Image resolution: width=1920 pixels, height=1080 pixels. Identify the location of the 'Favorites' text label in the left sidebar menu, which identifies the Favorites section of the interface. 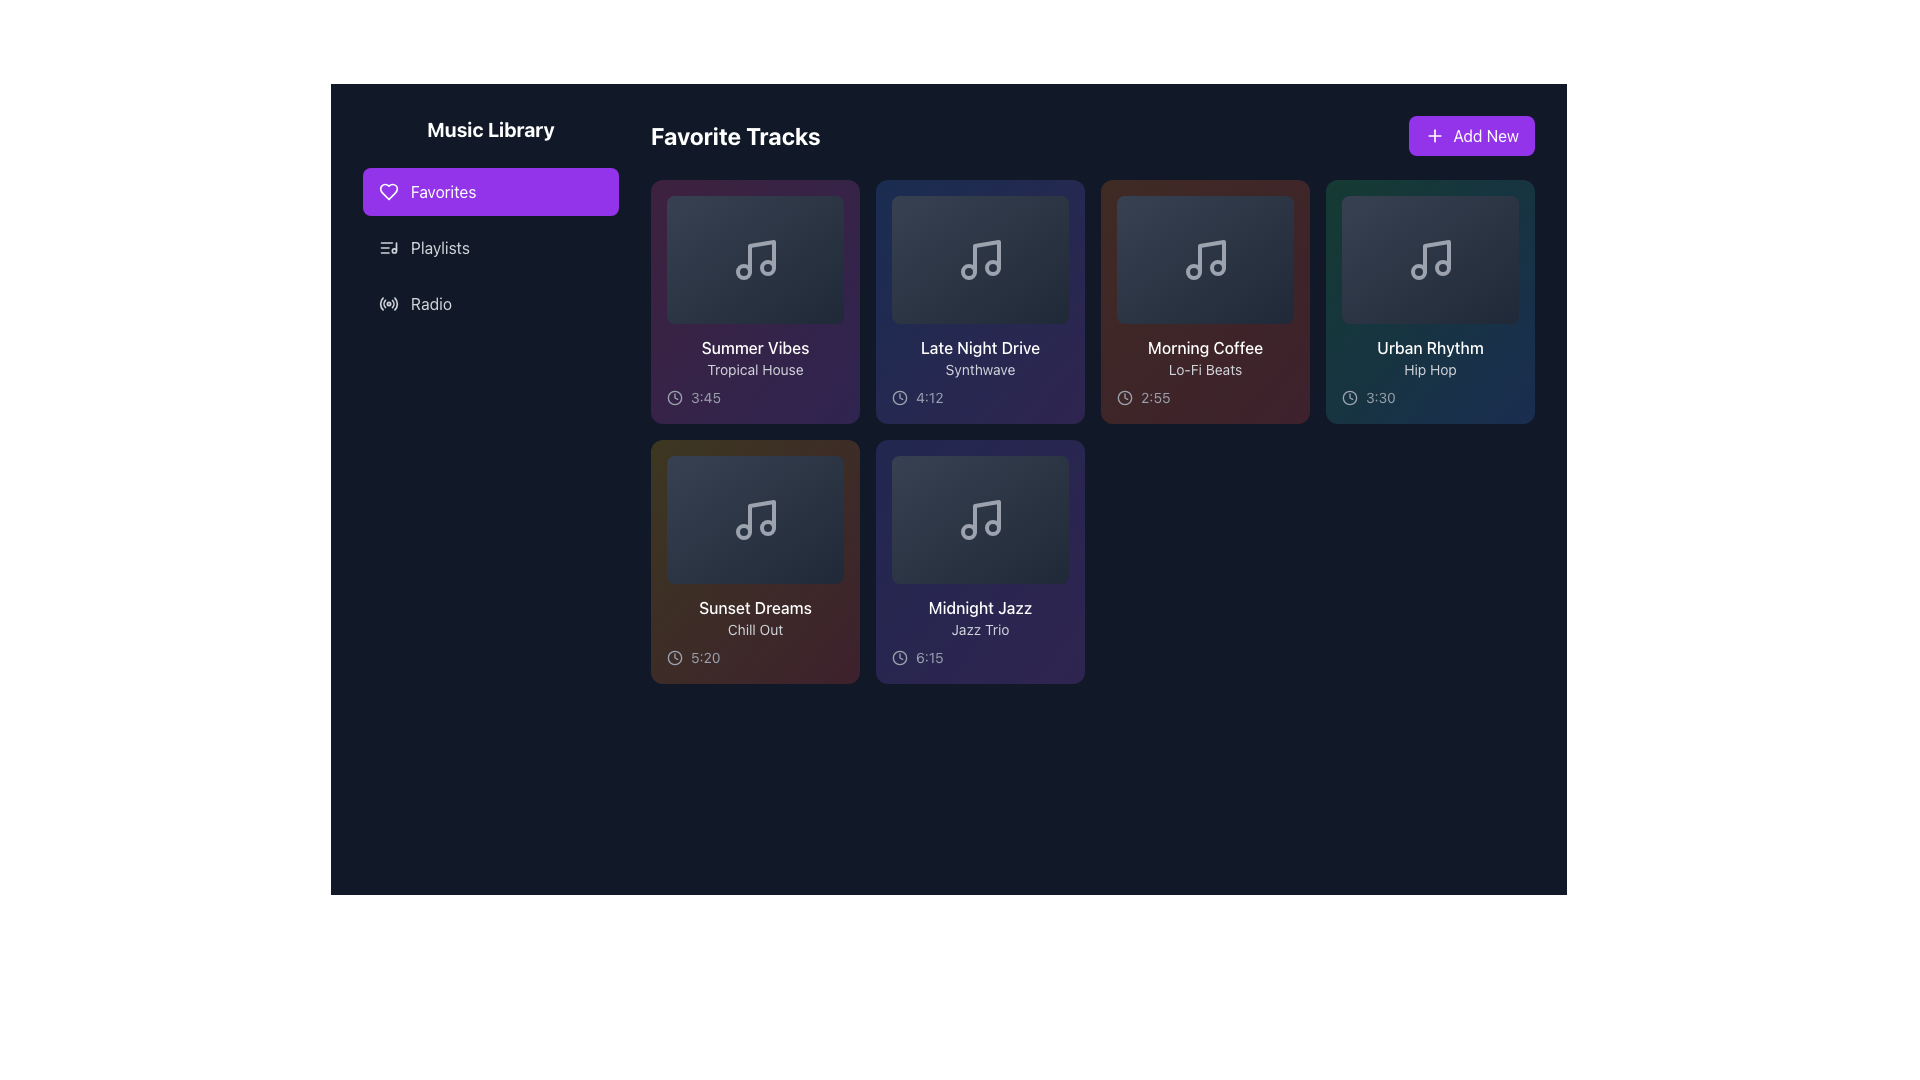
(442, 192).